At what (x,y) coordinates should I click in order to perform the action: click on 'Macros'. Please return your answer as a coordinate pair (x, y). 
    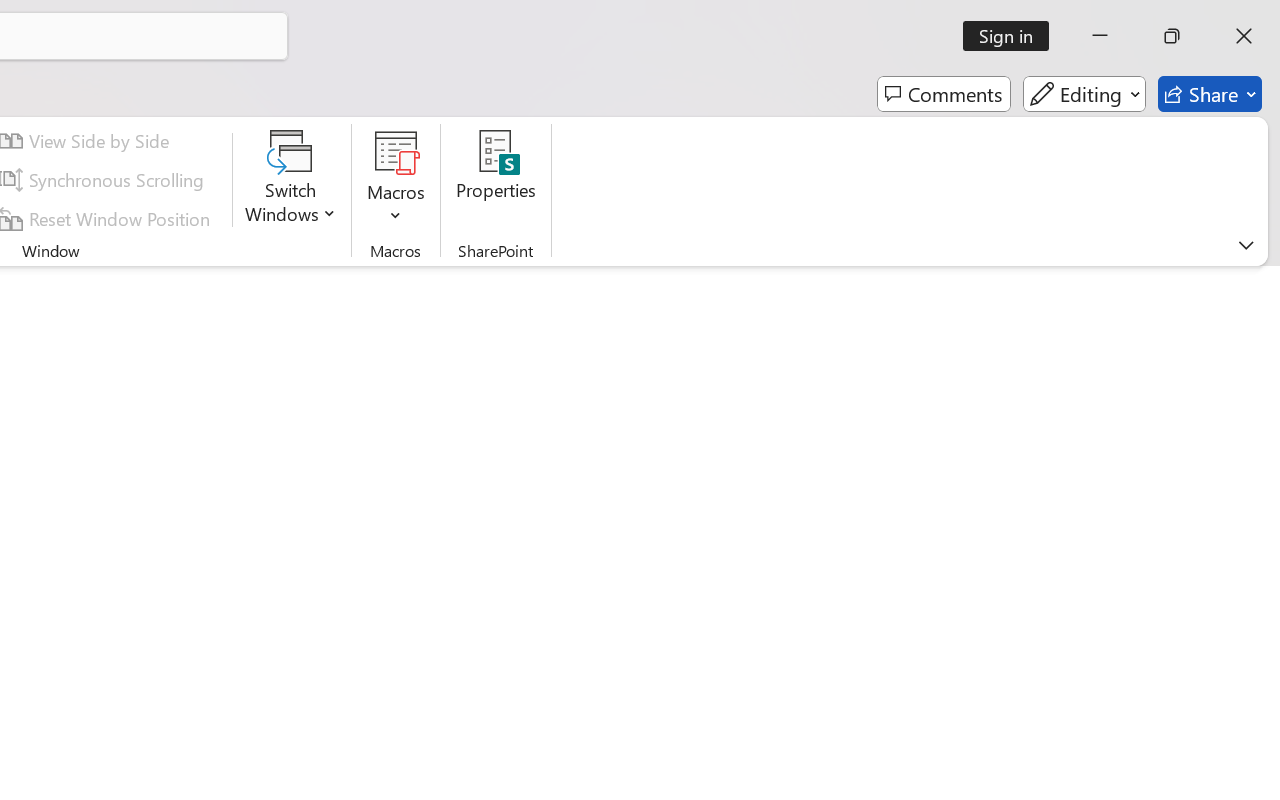
    Looking at the image, I should click on (396, 179).